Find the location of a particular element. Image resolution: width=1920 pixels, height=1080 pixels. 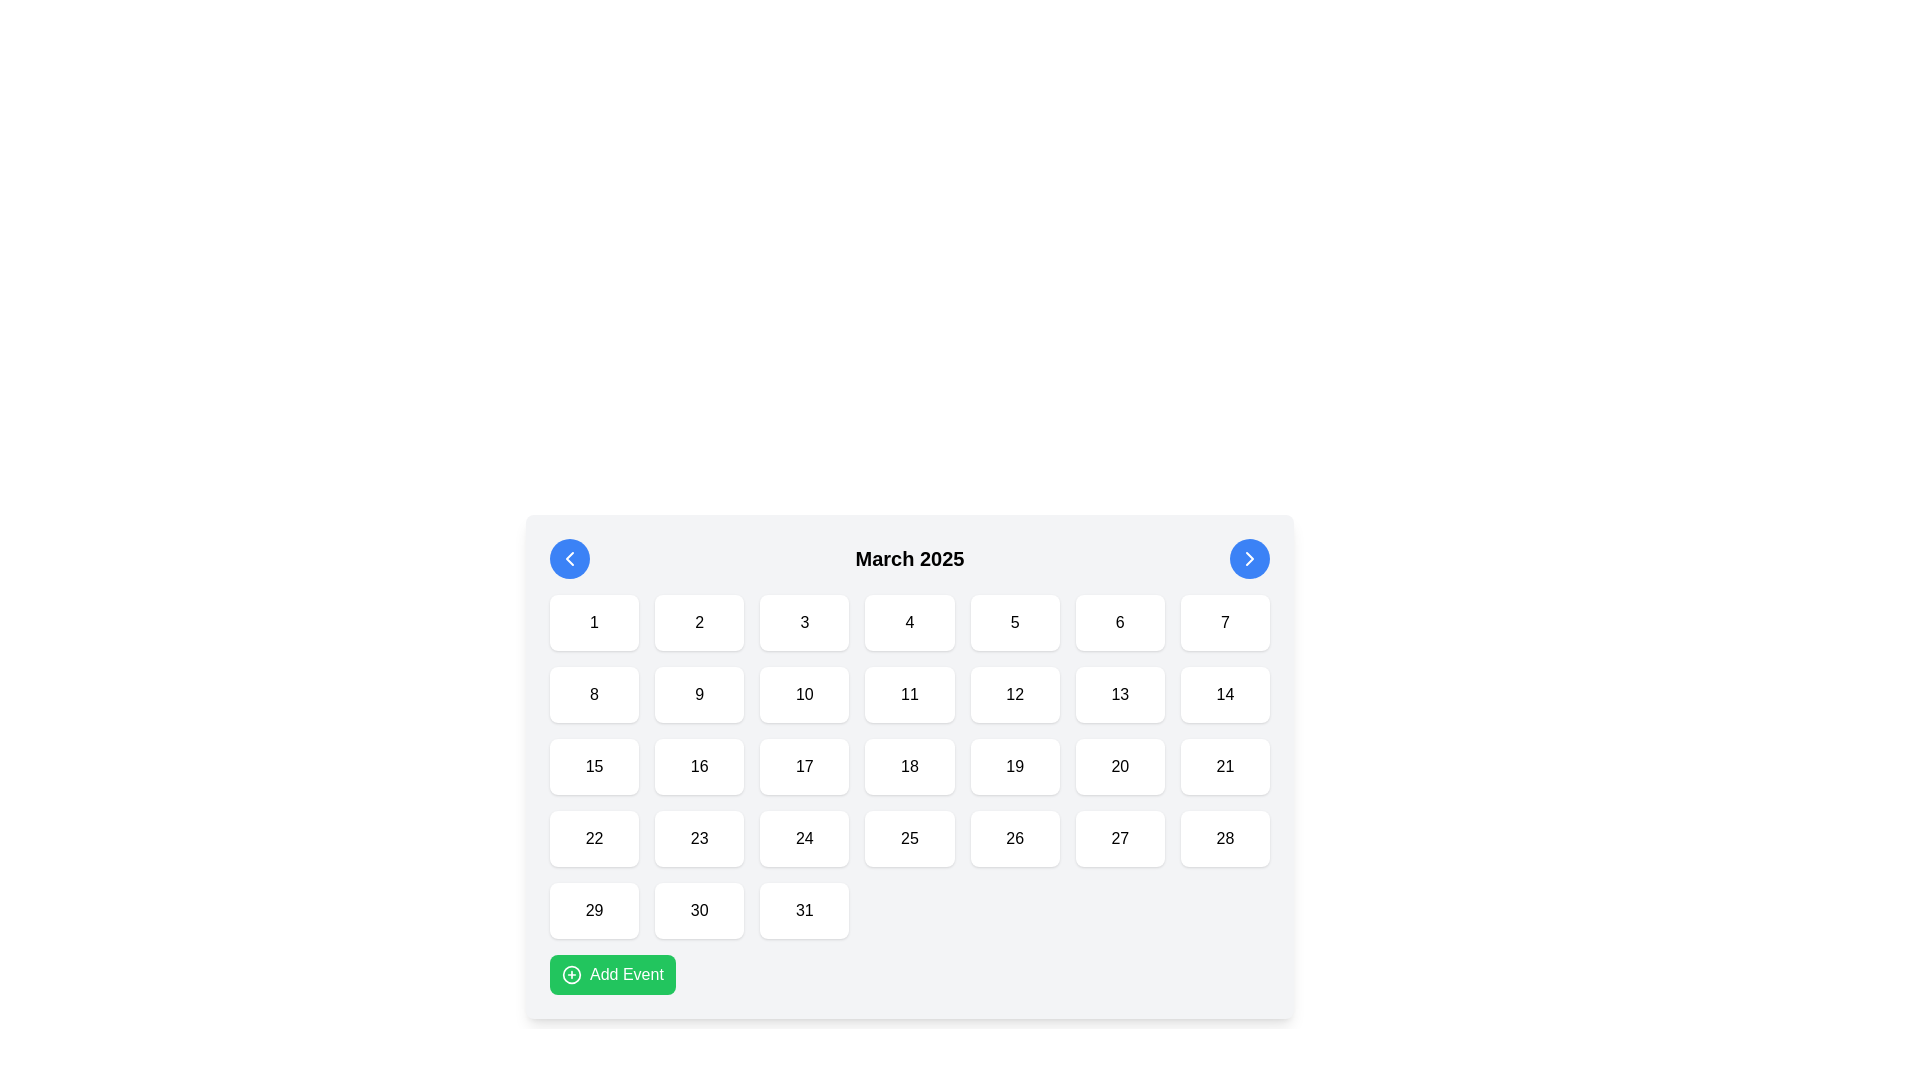

the rectangular button displaying the number '31' in the calendar interface for March 2025 is located at coordinates (804, 910).